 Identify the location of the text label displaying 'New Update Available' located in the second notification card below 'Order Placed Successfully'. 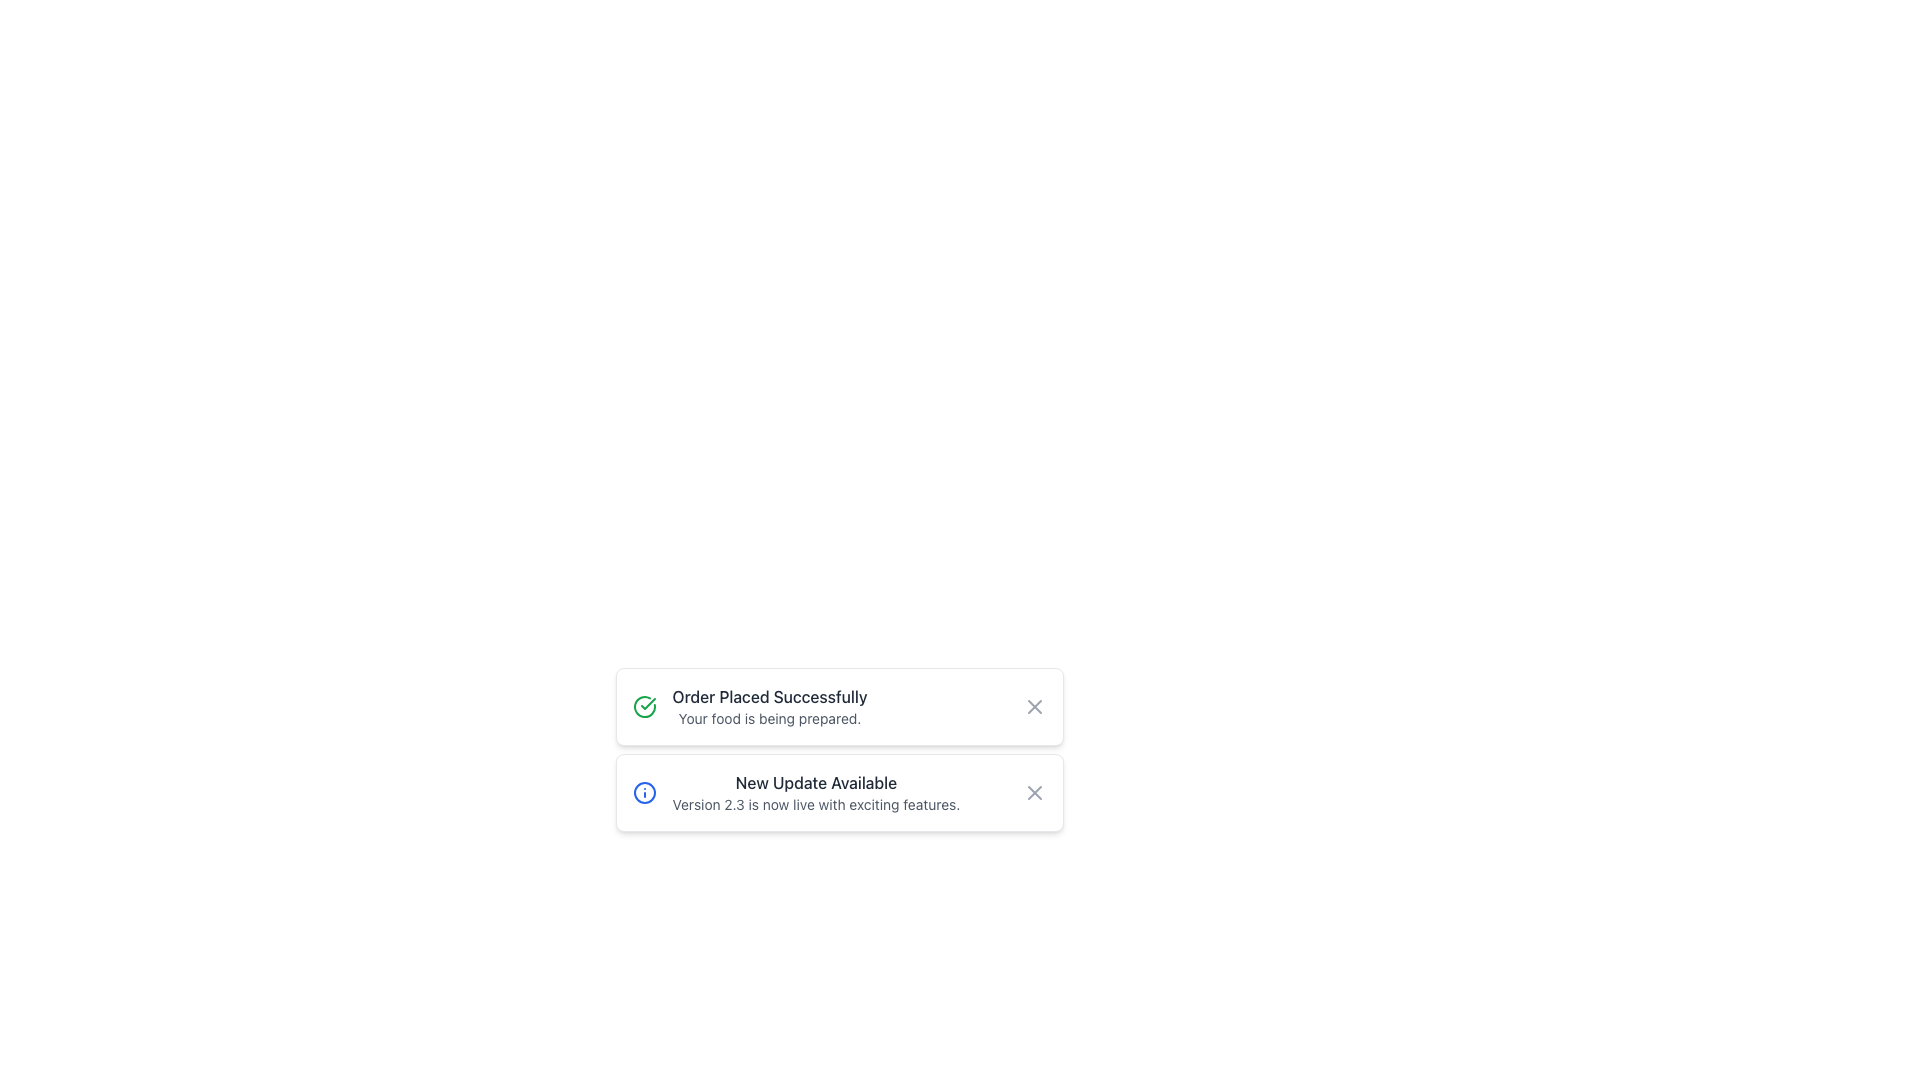
(816, 782).